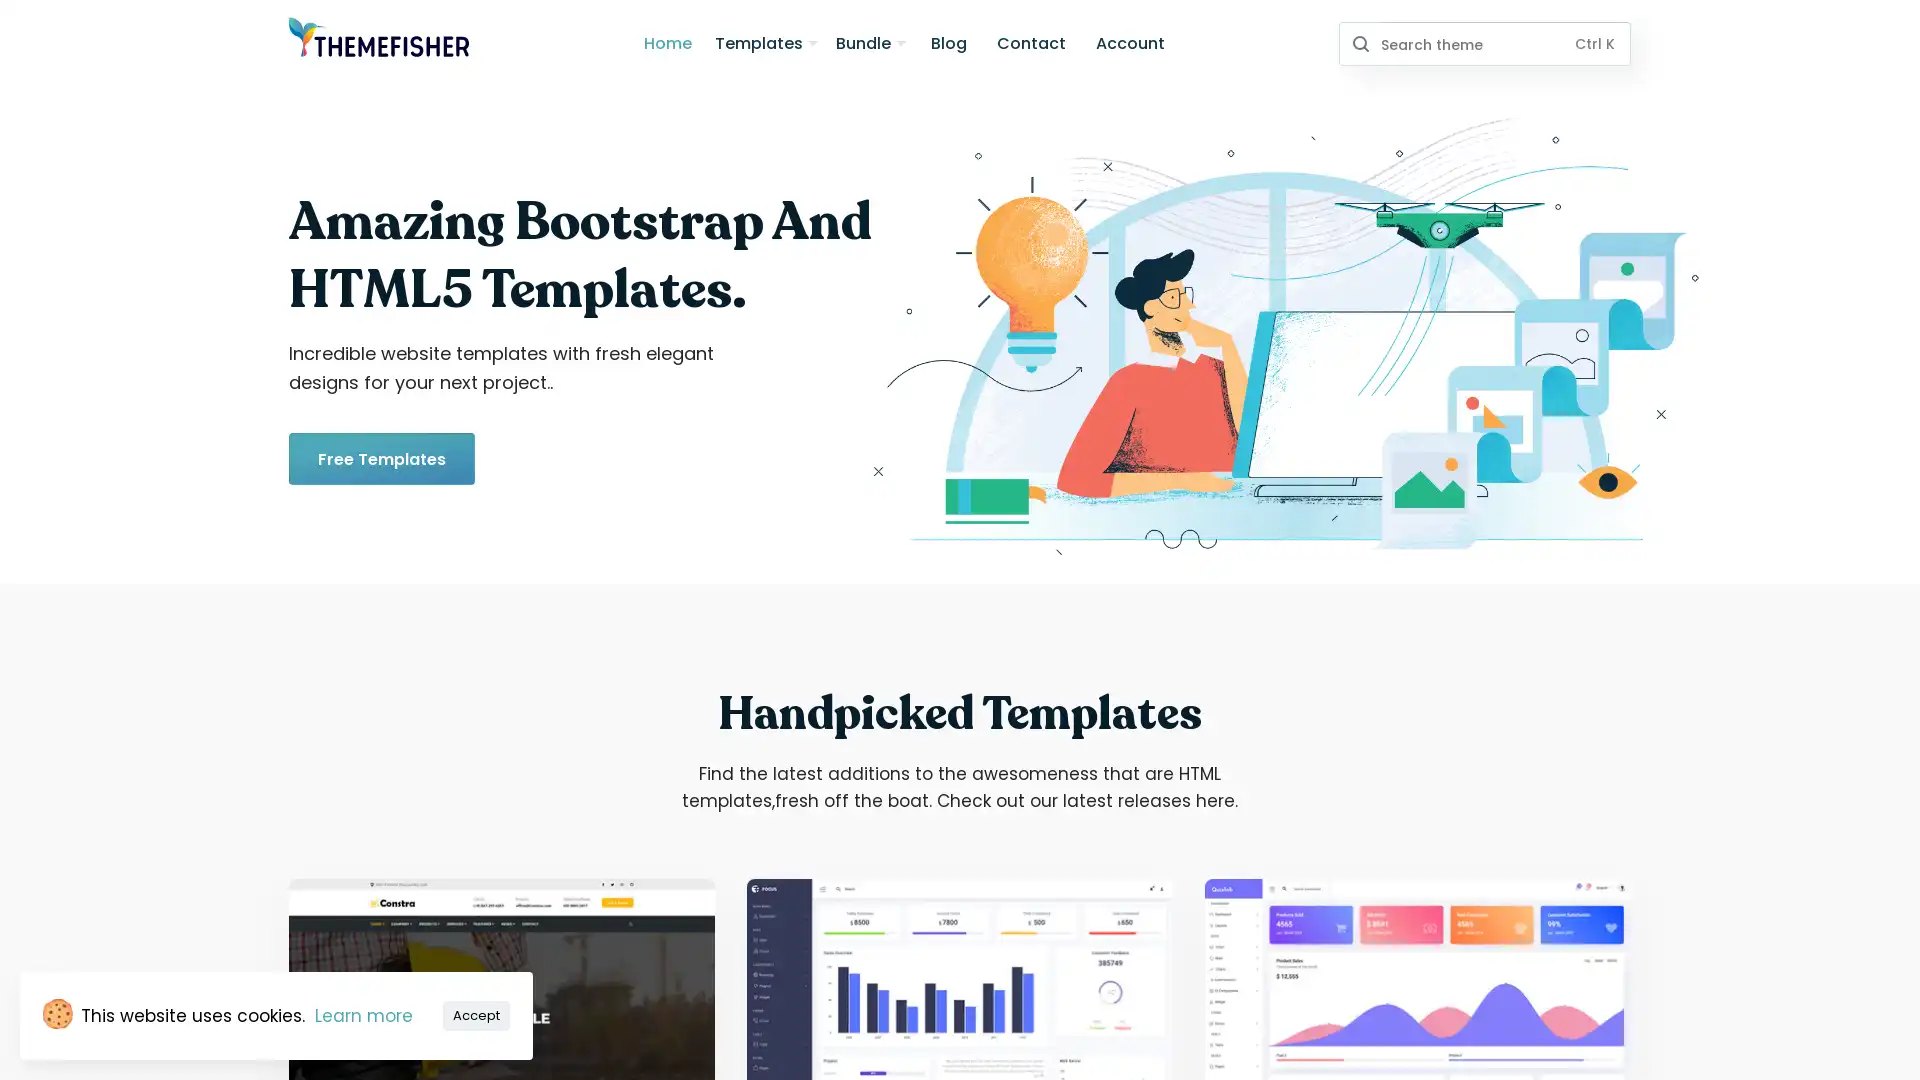  I want to click on Accept cookies, so click(475, 1014).